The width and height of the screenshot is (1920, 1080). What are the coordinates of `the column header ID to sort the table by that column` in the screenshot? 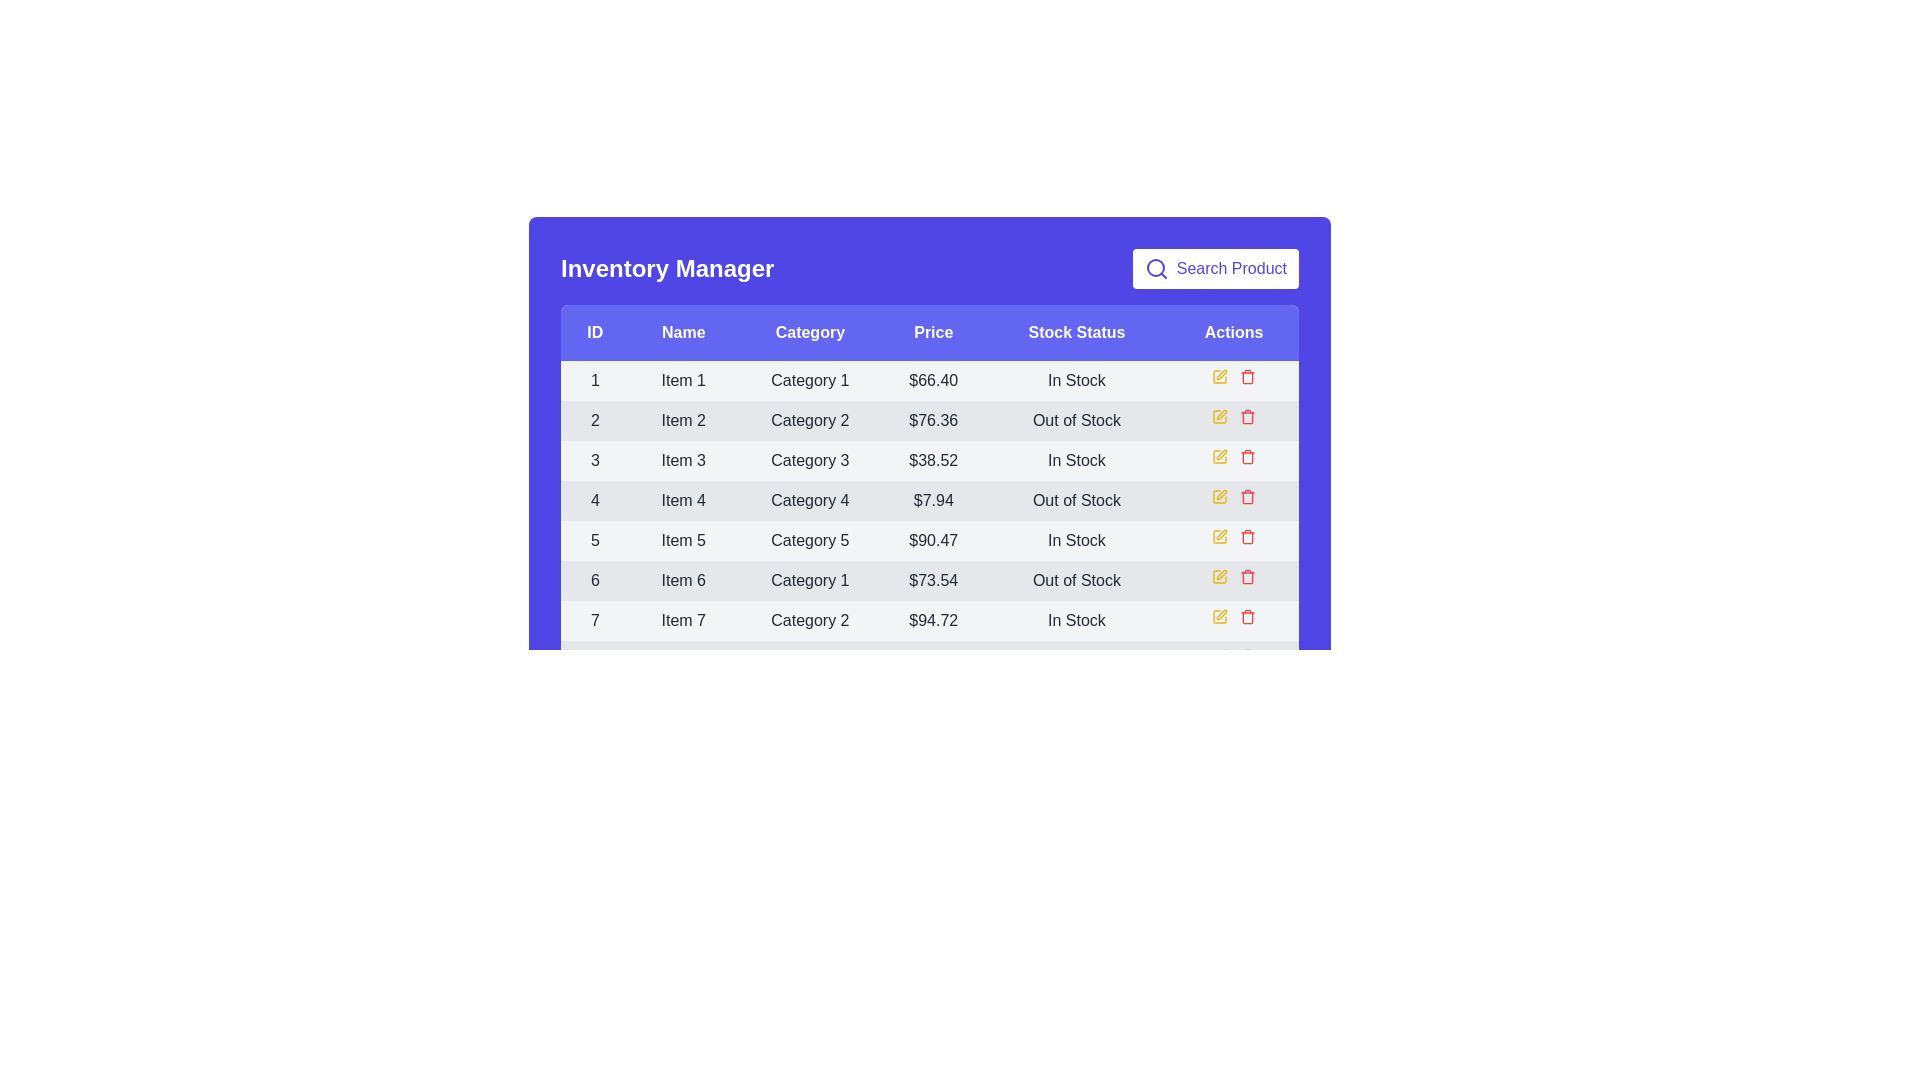 It's located at (594, 331).